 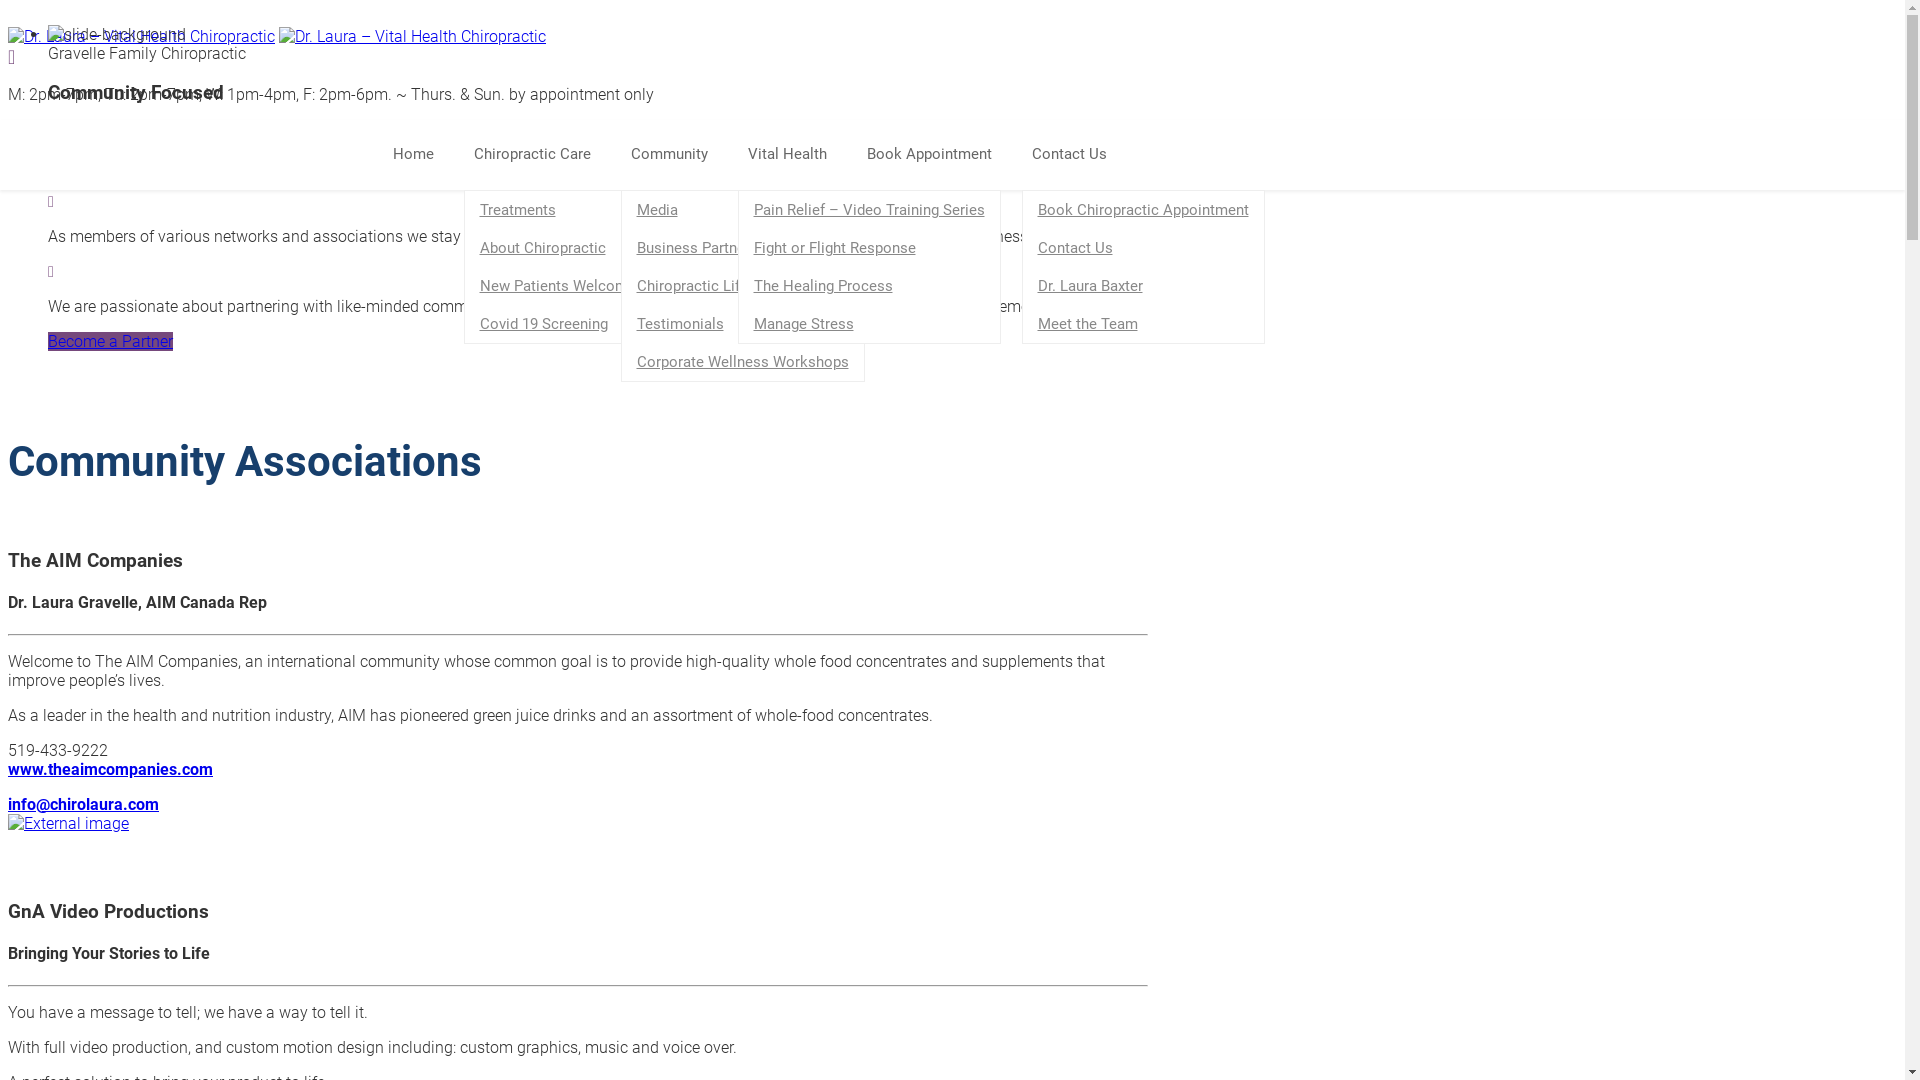 I want to click on 'Home', so click(x=382, y=153).